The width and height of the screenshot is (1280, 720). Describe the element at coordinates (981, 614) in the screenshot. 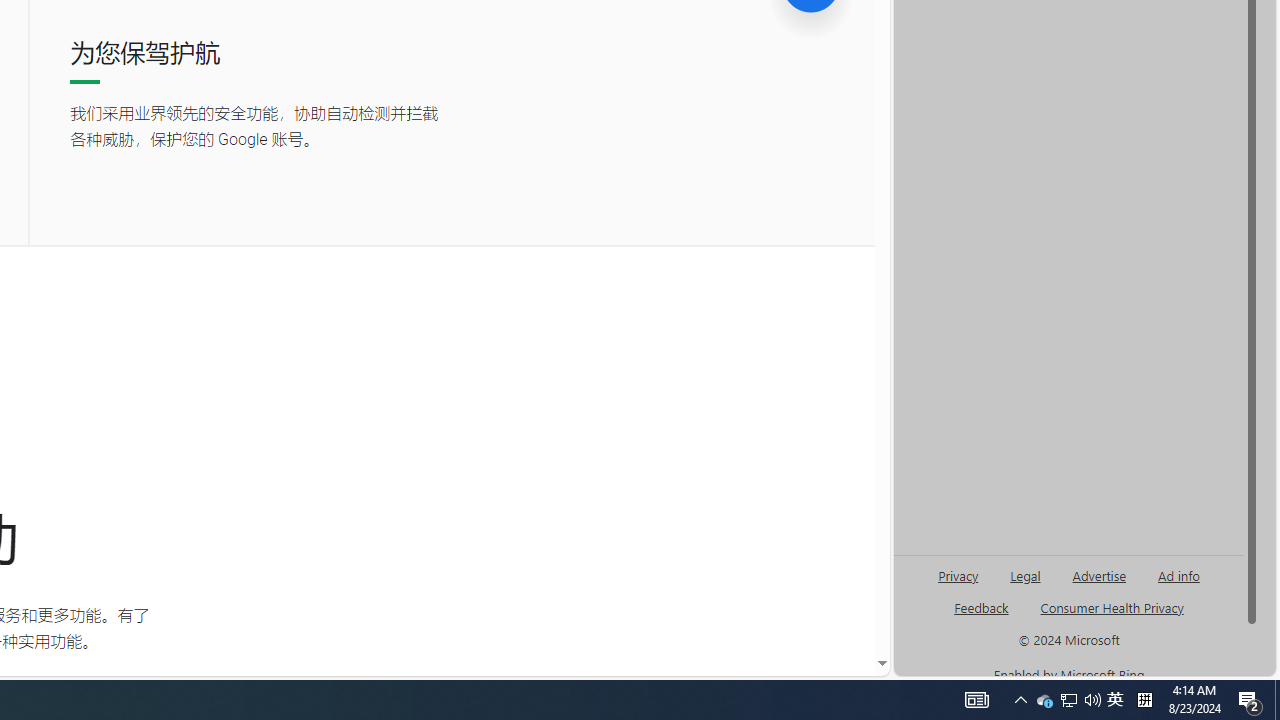

I see `'AutomationID: genId96'` at that location.